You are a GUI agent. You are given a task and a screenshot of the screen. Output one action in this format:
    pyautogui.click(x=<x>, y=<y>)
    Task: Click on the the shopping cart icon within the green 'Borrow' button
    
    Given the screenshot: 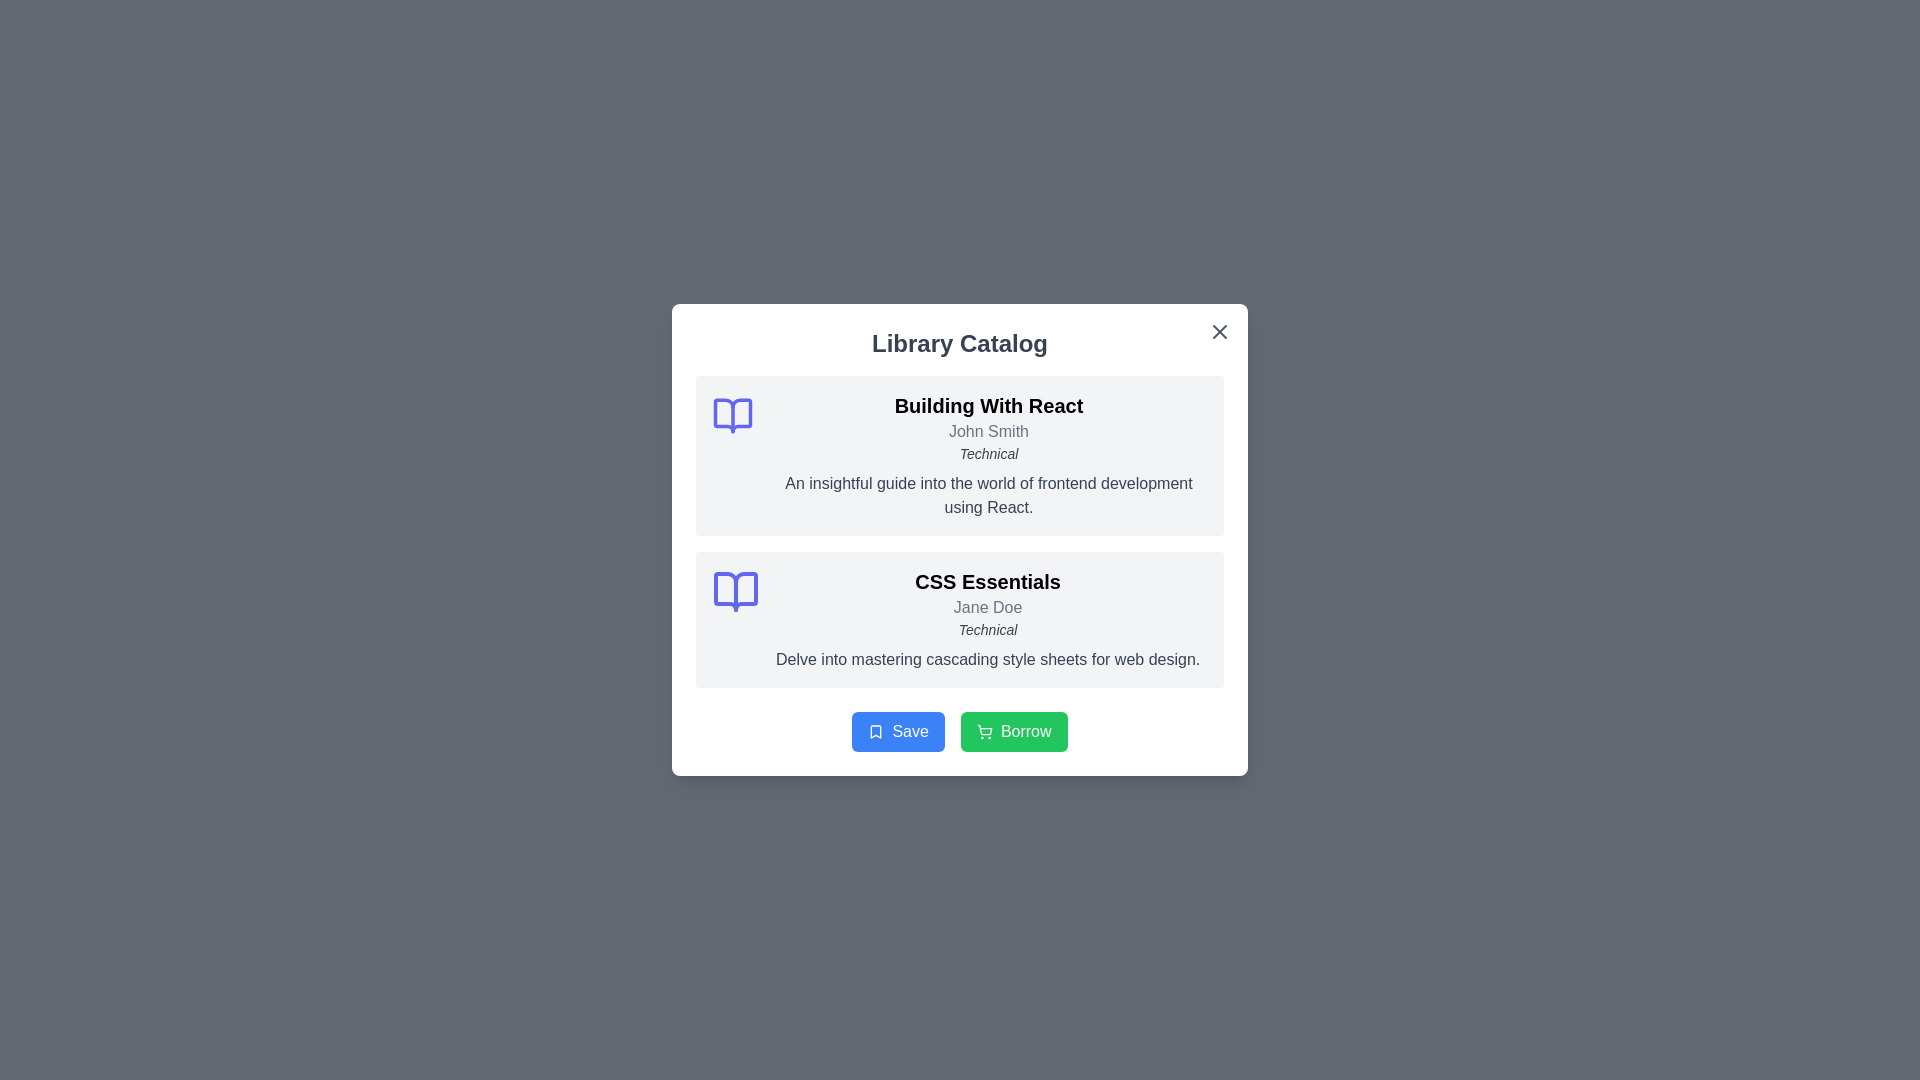 What is the action you would take?
    pyautogui.click(x=984, y=732)
    